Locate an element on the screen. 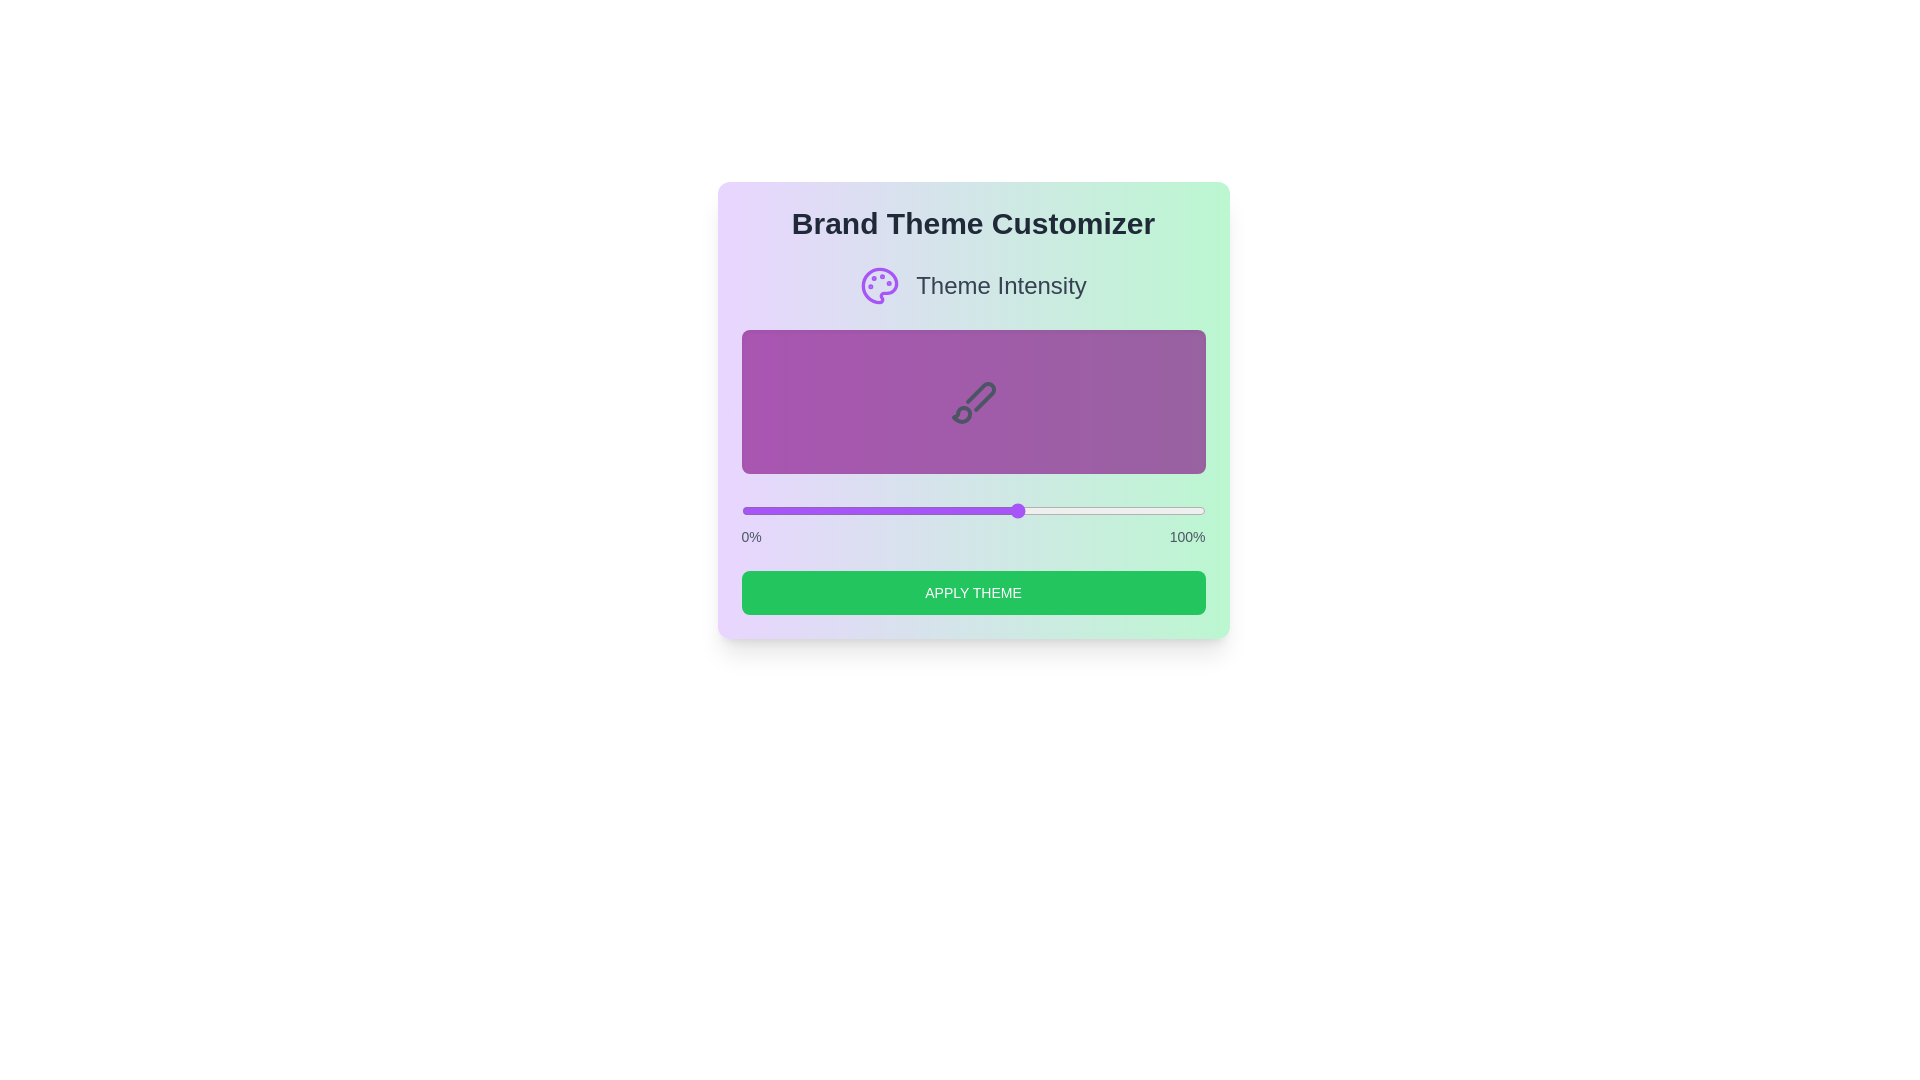  the slider to set the theme intensity to 74% is located at coordinates (1083, 509).